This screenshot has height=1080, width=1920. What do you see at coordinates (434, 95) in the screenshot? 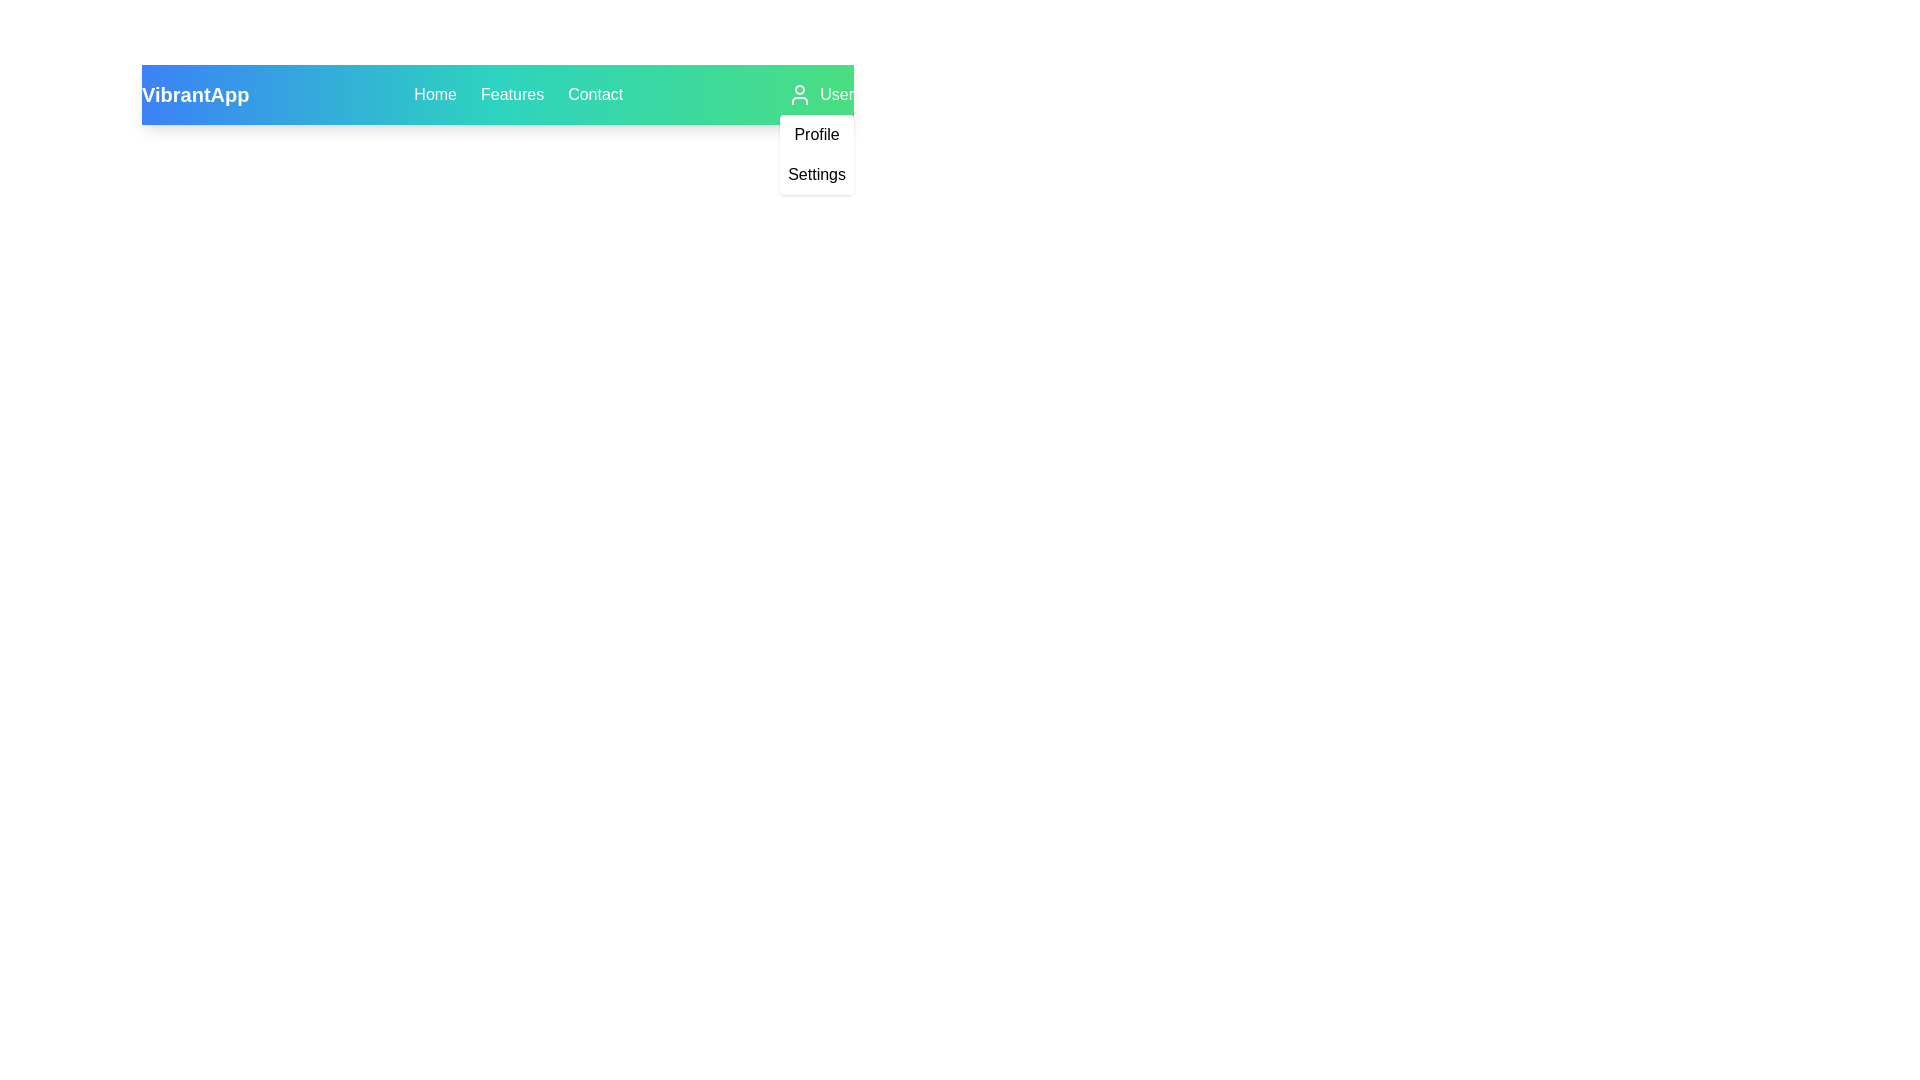
I see `the Home navigation link` at bounding box center [434, 95].